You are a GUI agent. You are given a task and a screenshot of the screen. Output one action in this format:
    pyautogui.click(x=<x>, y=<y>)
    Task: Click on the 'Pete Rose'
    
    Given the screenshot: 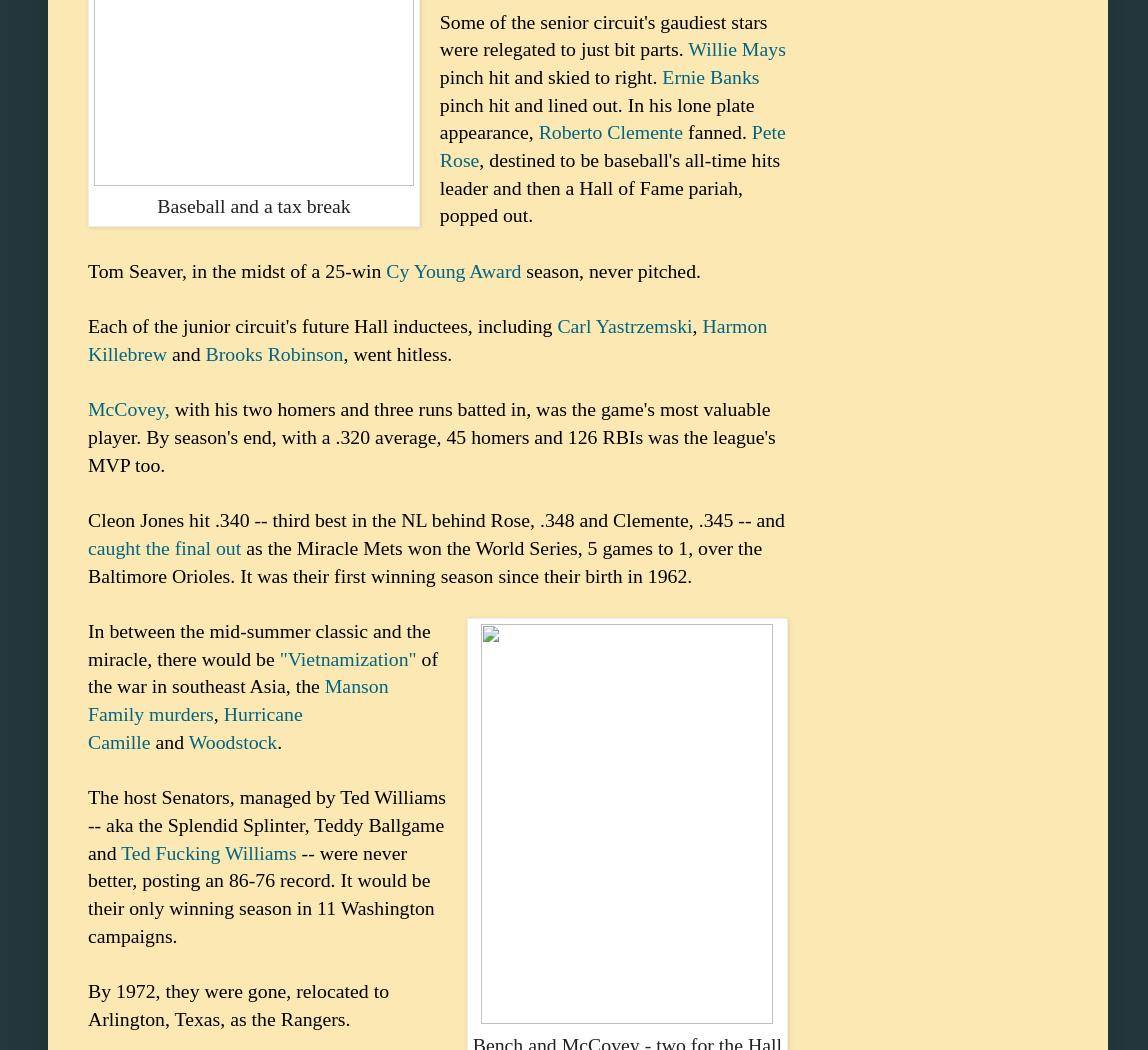 What is the action you would take?
    pyautogui.click(x=611, y=144)
    